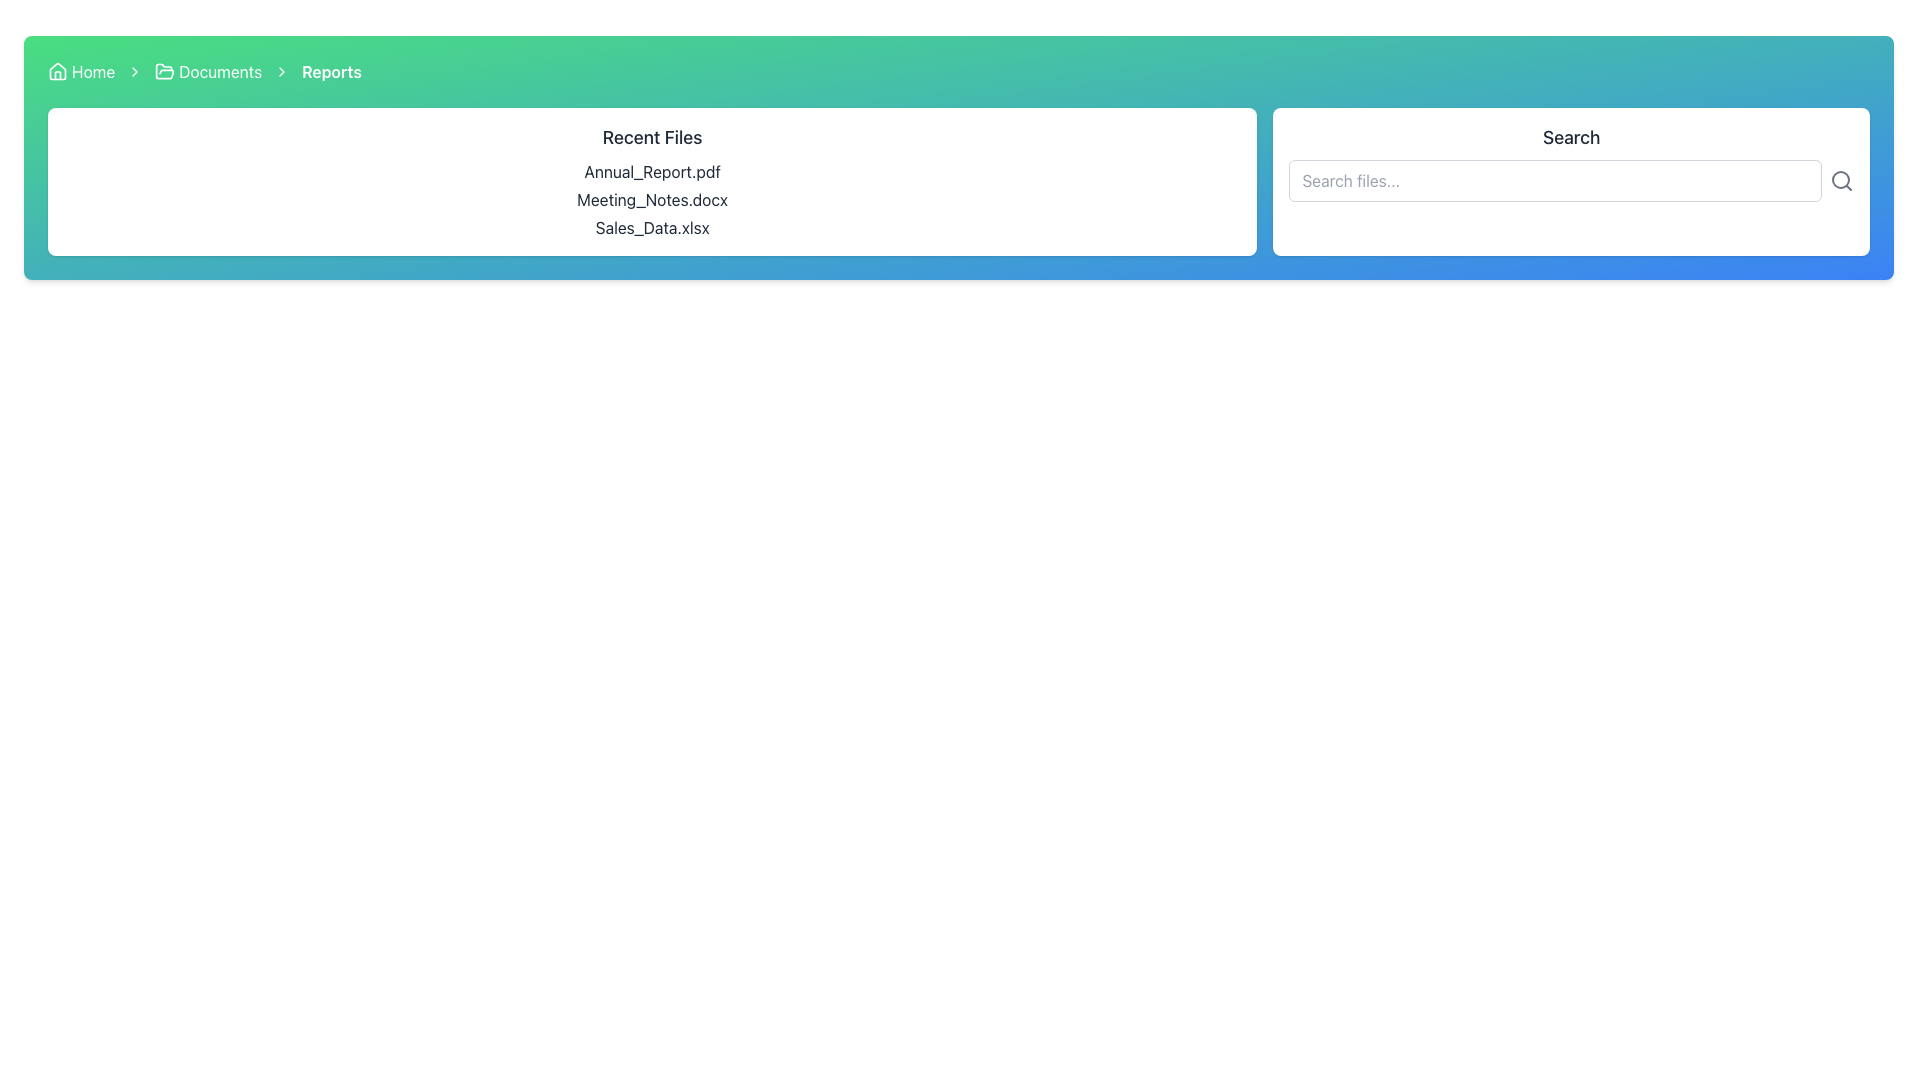 This screenshot has width=1920, height=1080. What do you see at coordinates (165, 71) in the screenshot?
I see `the 'Documents' icon in the breadcrumb navigation bar, which is positioned to the left of the 'Documents' text link, indicating the current context` at bounding box center [165, 71].